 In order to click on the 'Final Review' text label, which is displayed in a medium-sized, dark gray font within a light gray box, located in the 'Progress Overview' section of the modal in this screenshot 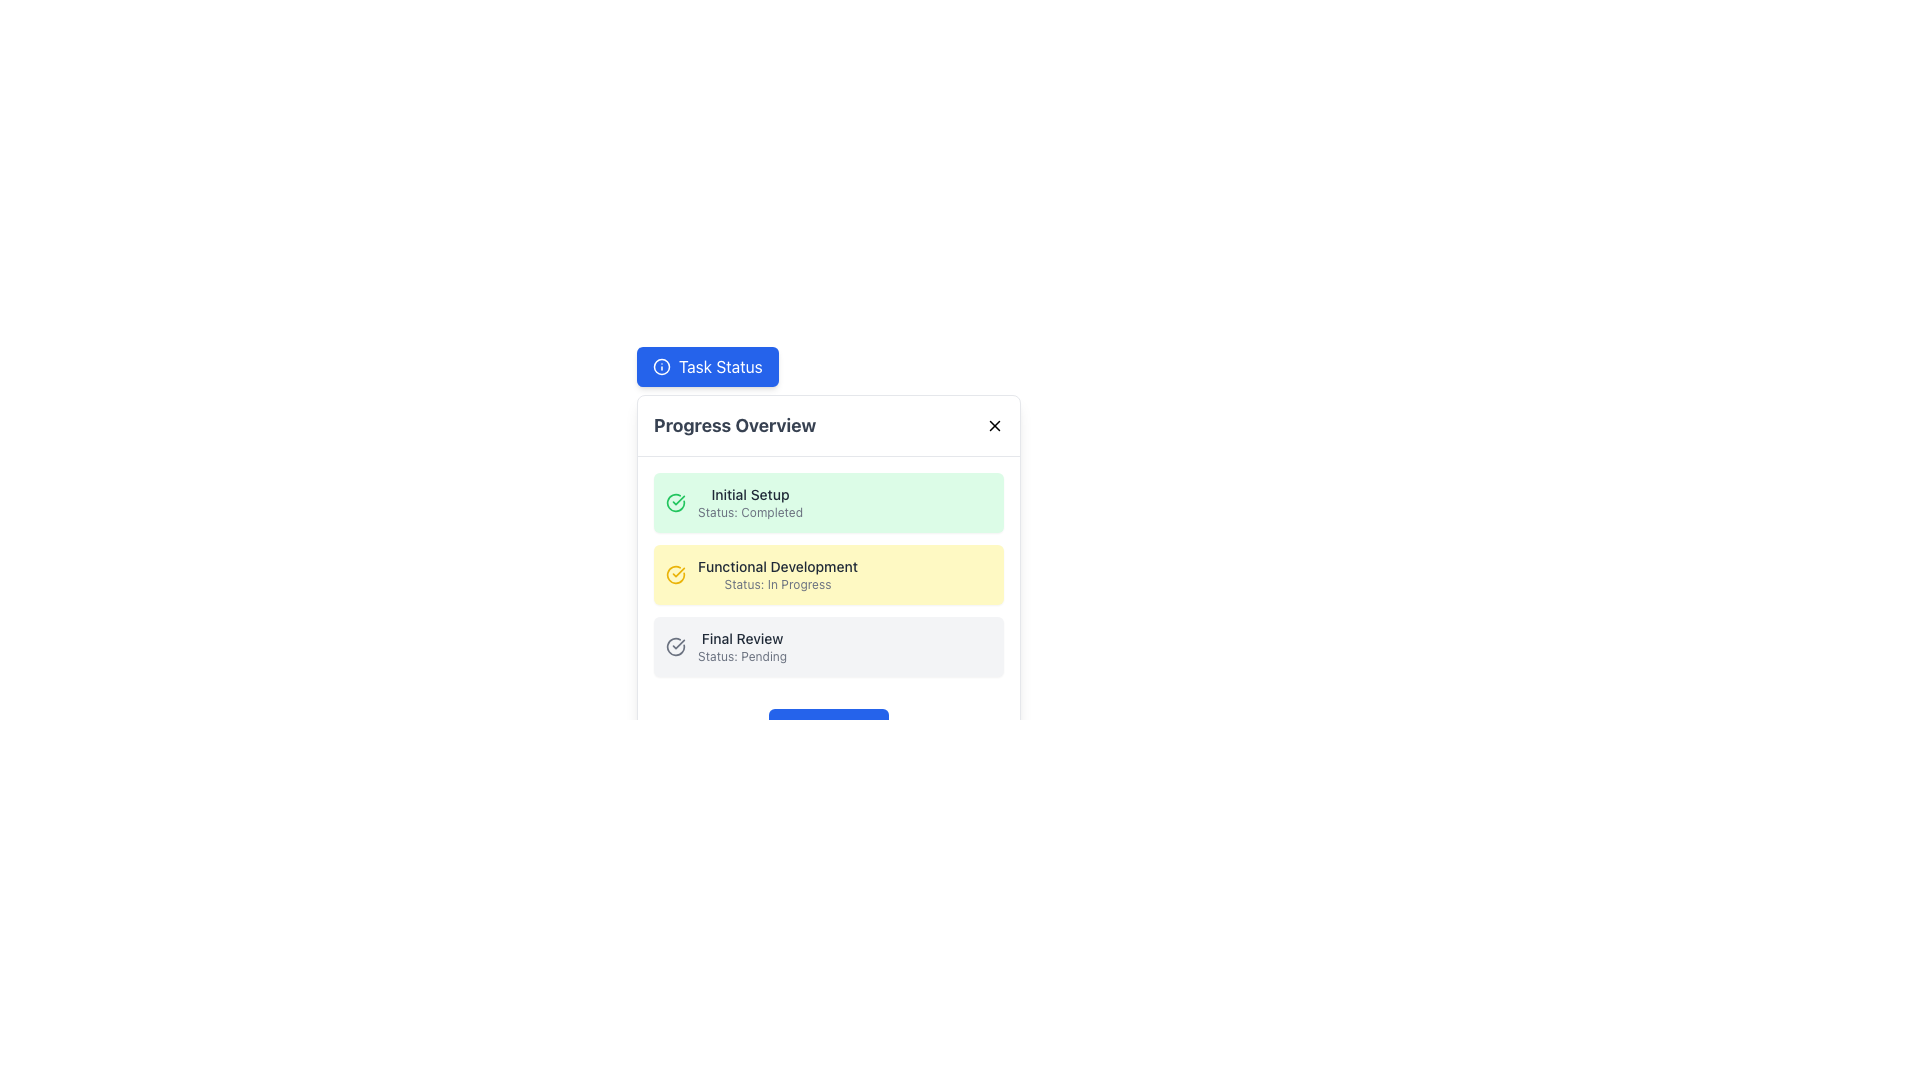, I will do `click(741, 639)`.